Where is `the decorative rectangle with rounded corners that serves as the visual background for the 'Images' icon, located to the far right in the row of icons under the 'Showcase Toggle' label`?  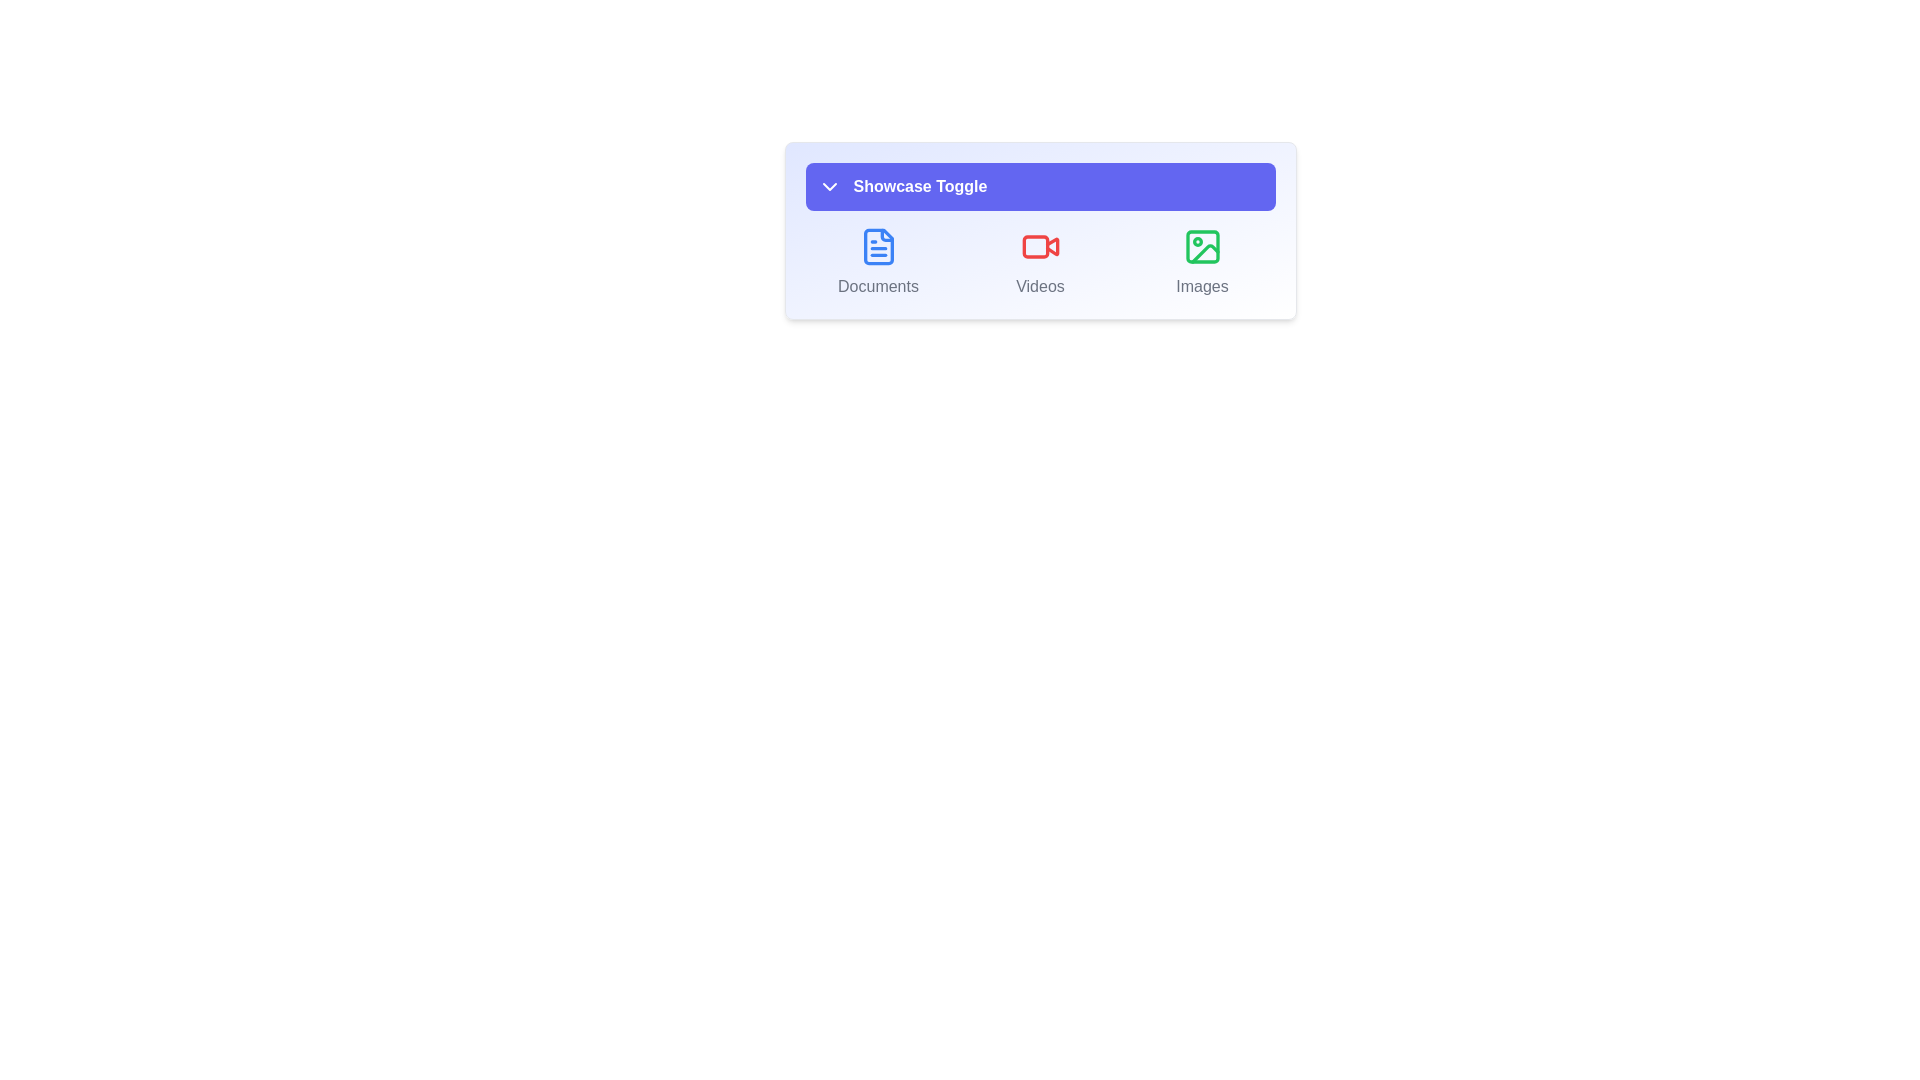
the decorative rectangle with rounded corners that serves as the visual background for the 'Images' icon, located to the far right in the row of icons under the 'Showcase Toggle' label is located at coordinates (1201, 245).